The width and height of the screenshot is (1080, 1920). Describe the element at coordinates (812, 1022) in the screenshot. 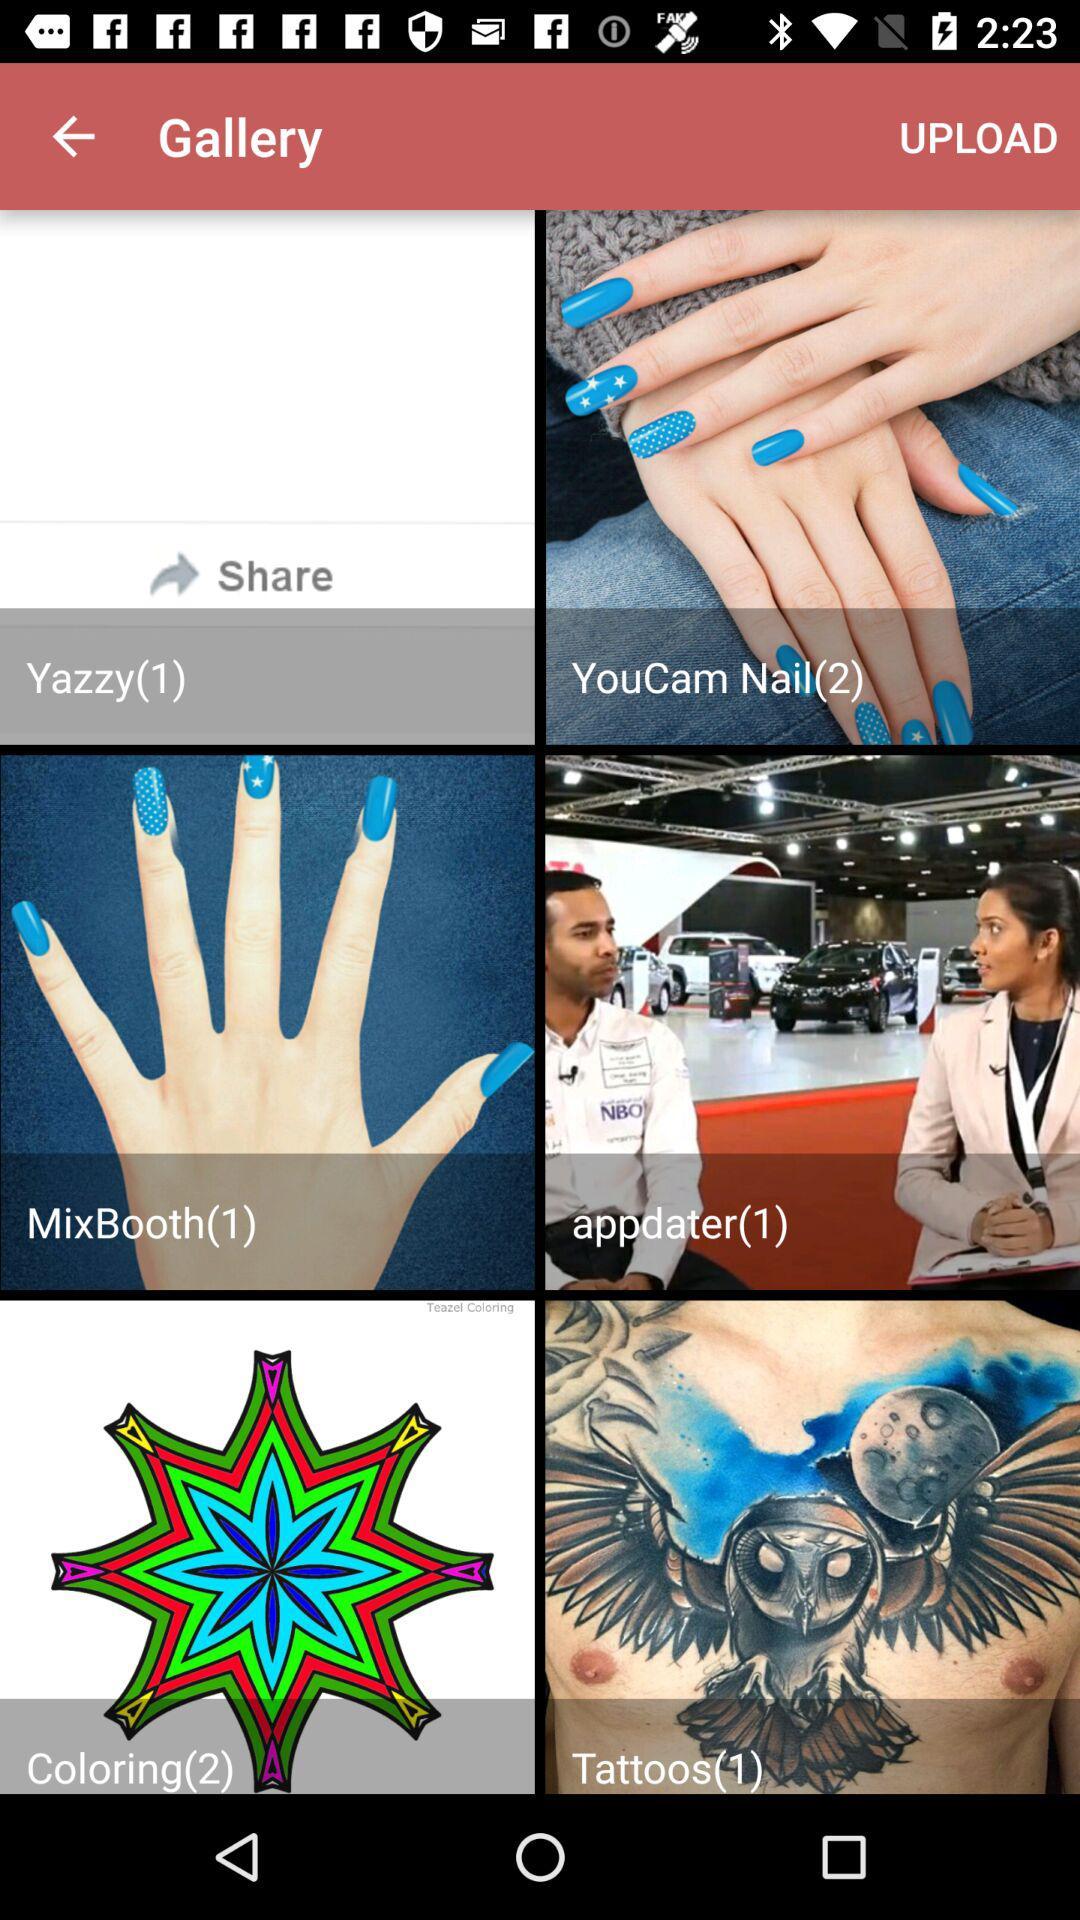

I see `choose this picture` at that location.